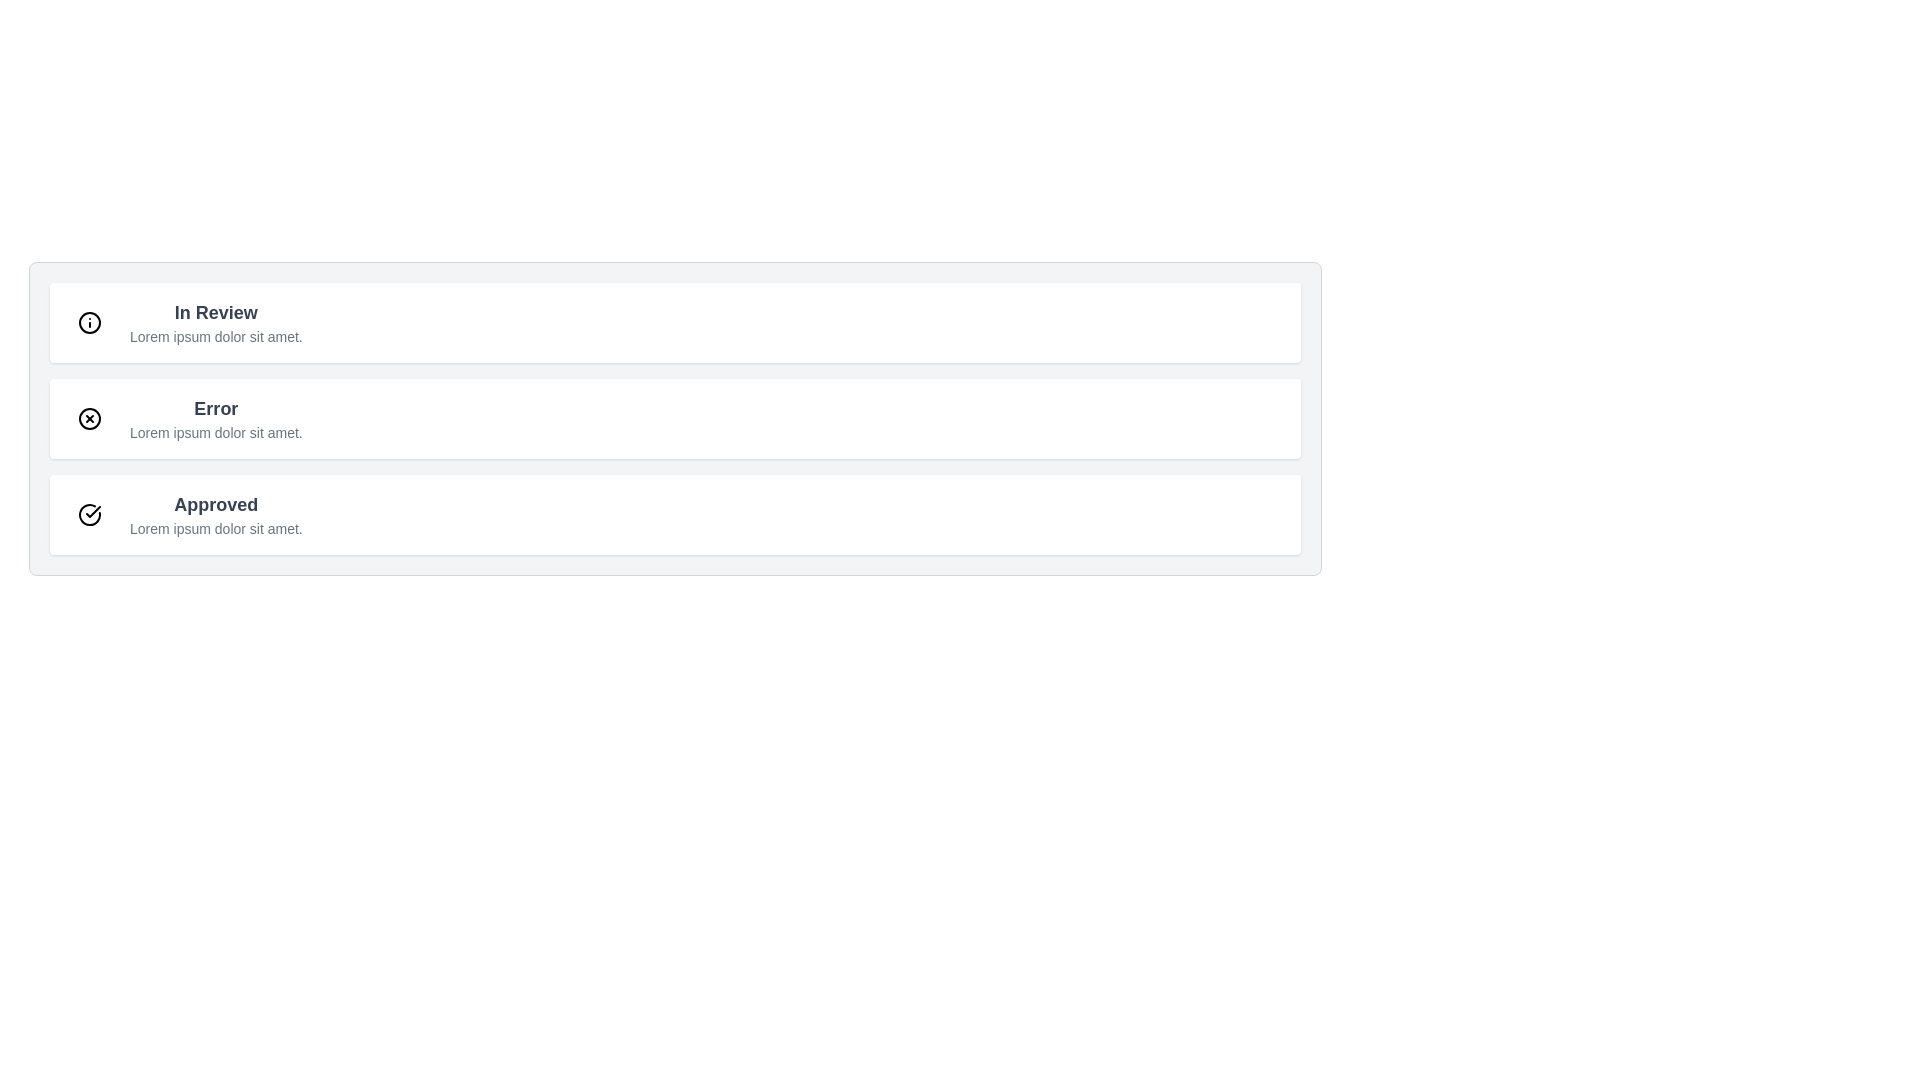 This screenshot has width=1920, height=1080. Describe the element at coordinates (216, 527) in the screenshot. I see `the static text element that displays 'Lorem ipsum dolor sit amet.' which is styled in gray and located below the text 'Approved' in a confirmation message layout` at that location.